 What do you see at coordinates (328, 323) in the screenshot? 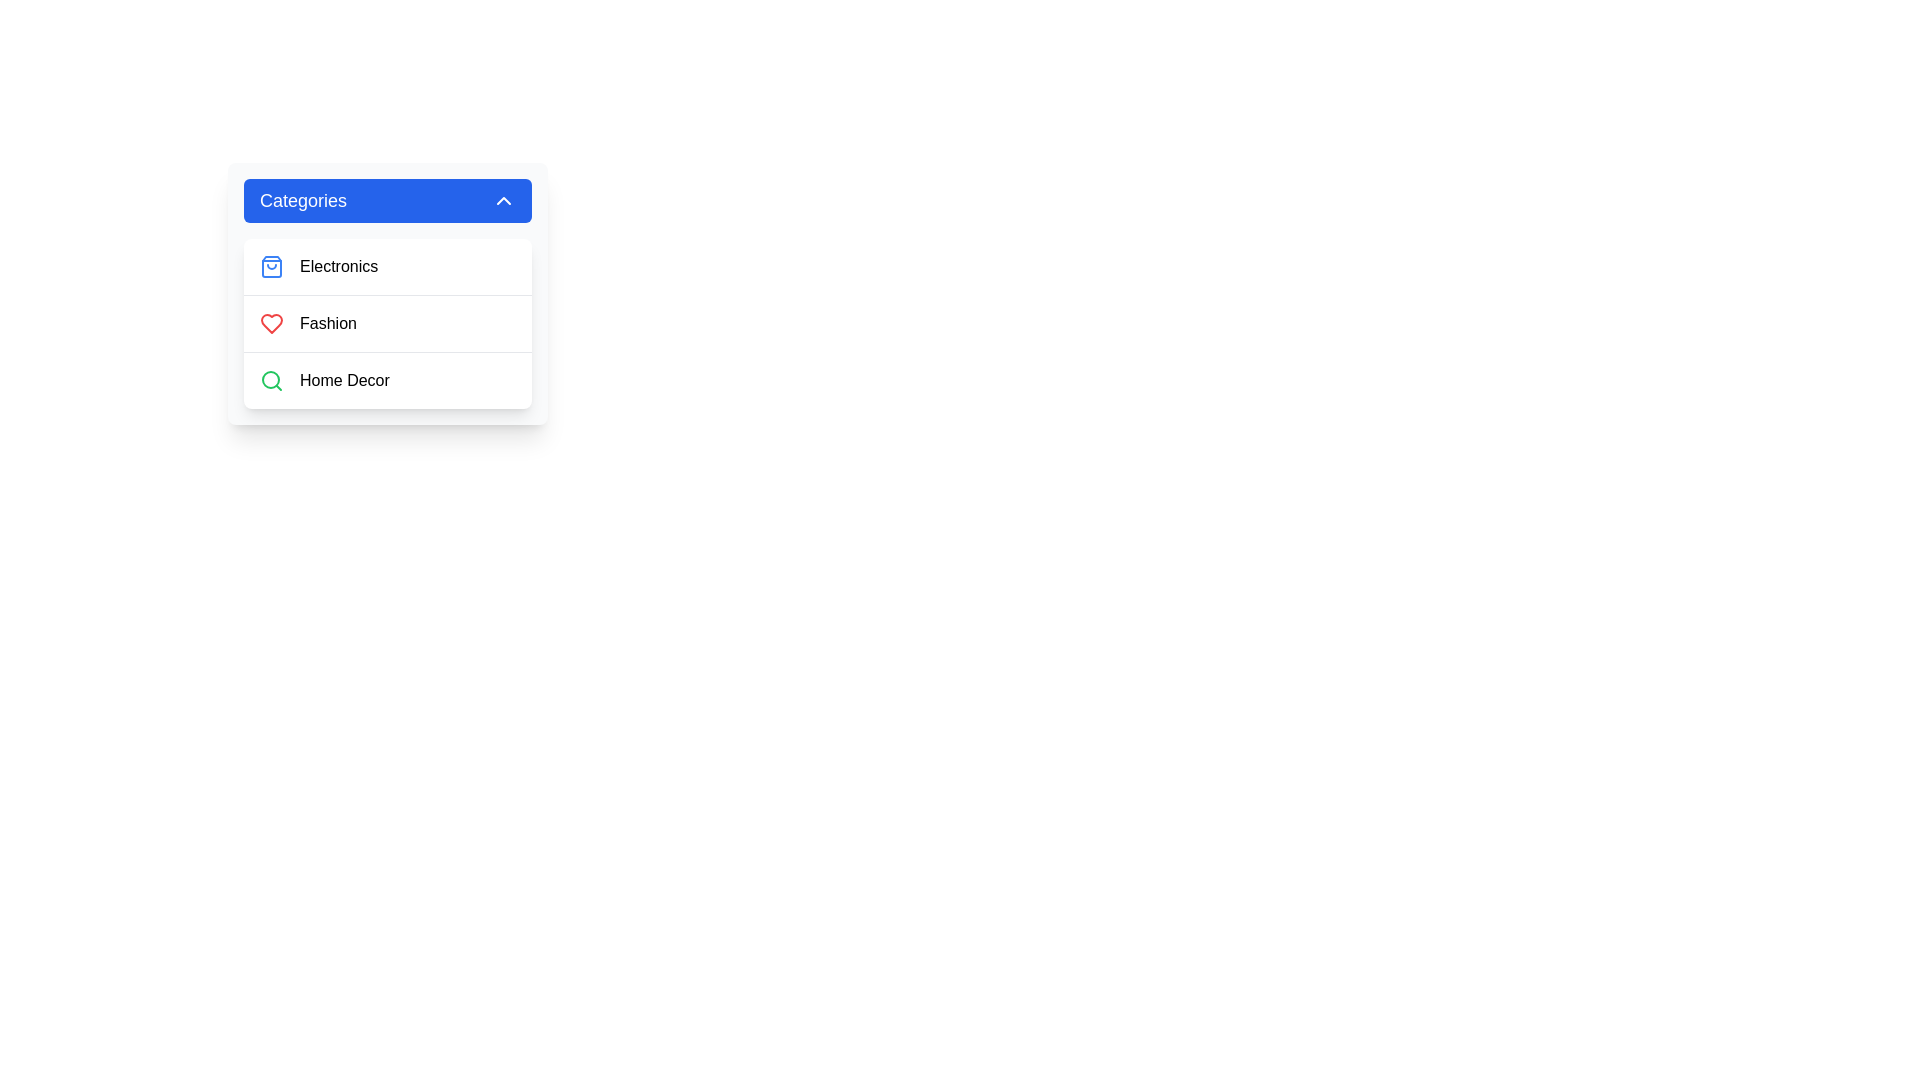
I see `the text label 'Fashion'` at bounding box center [328, 323].